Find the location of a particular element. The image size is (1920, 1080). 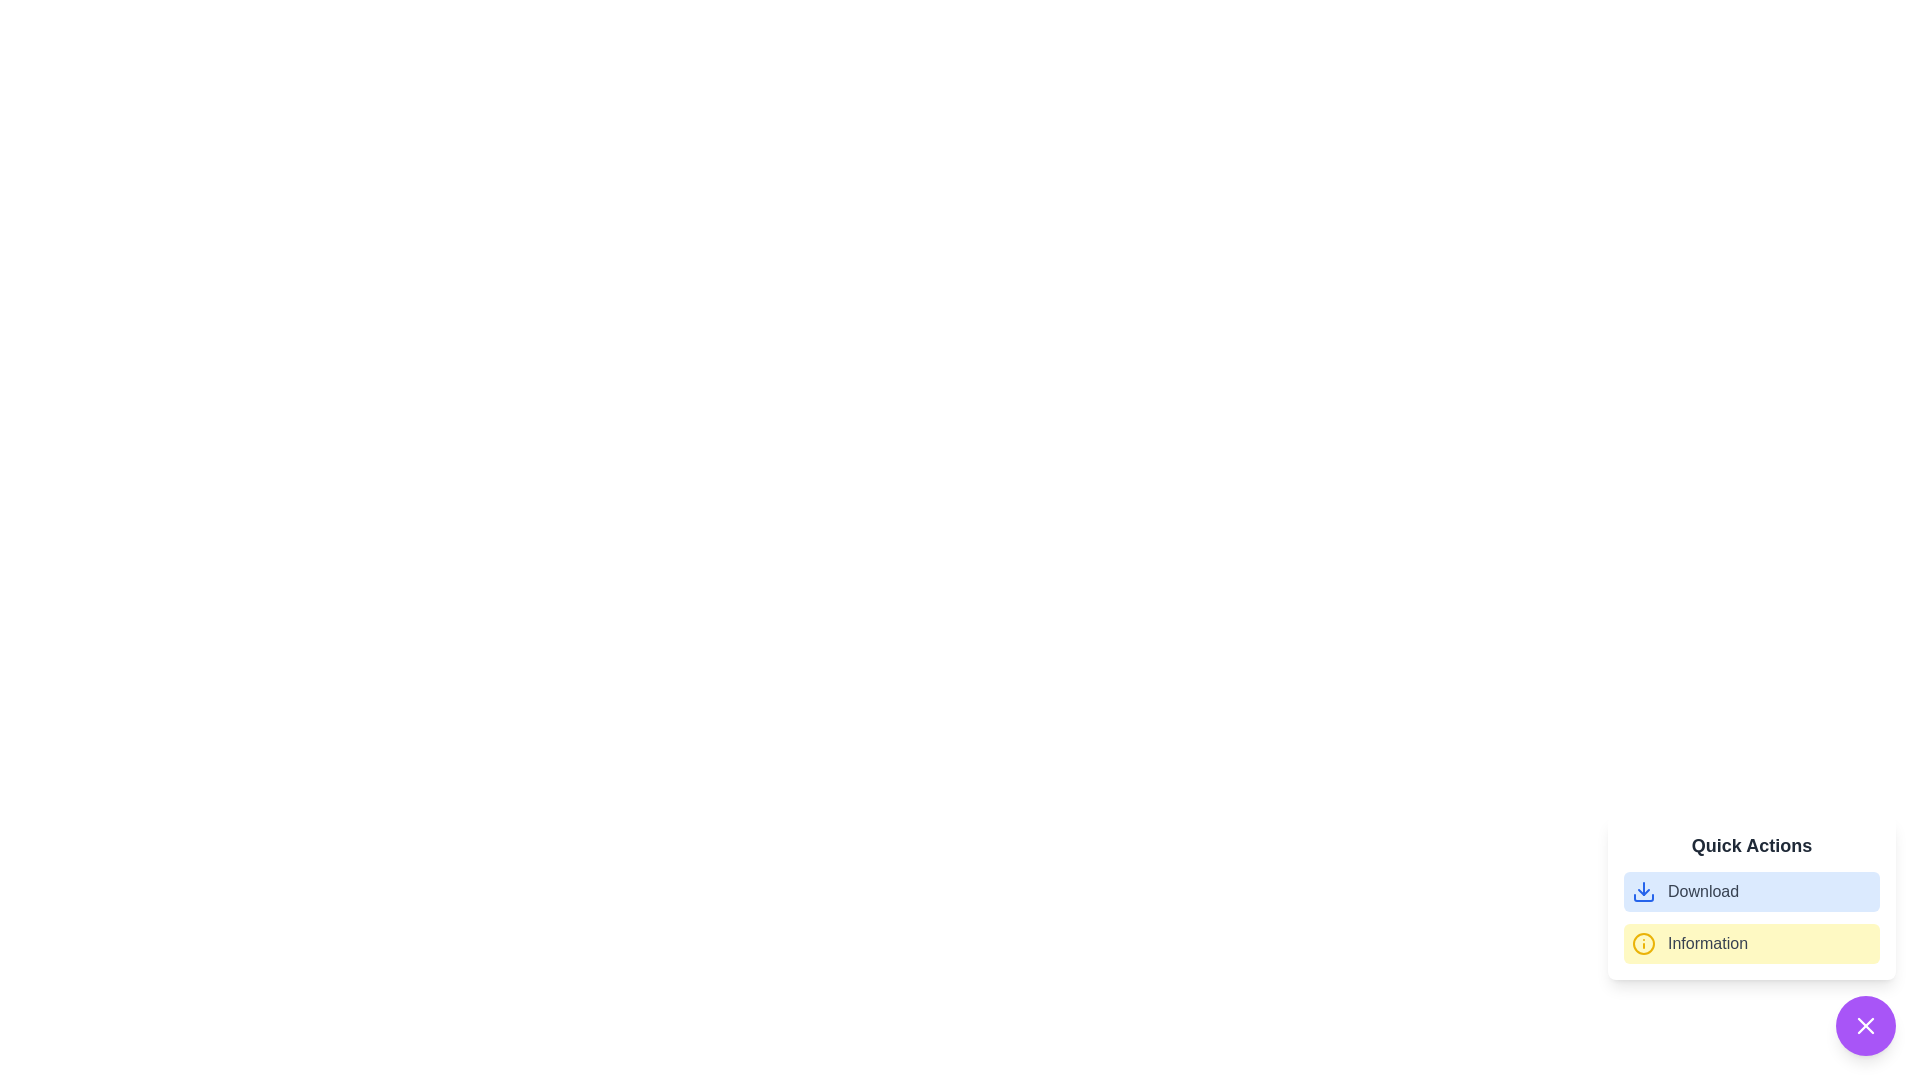

the circular button with a vibrant purple background and white cross icon located at the bottom-right corner beneath the 'Quick Actions' section to observe any hover effects is located at coordinates (1865, 1026).